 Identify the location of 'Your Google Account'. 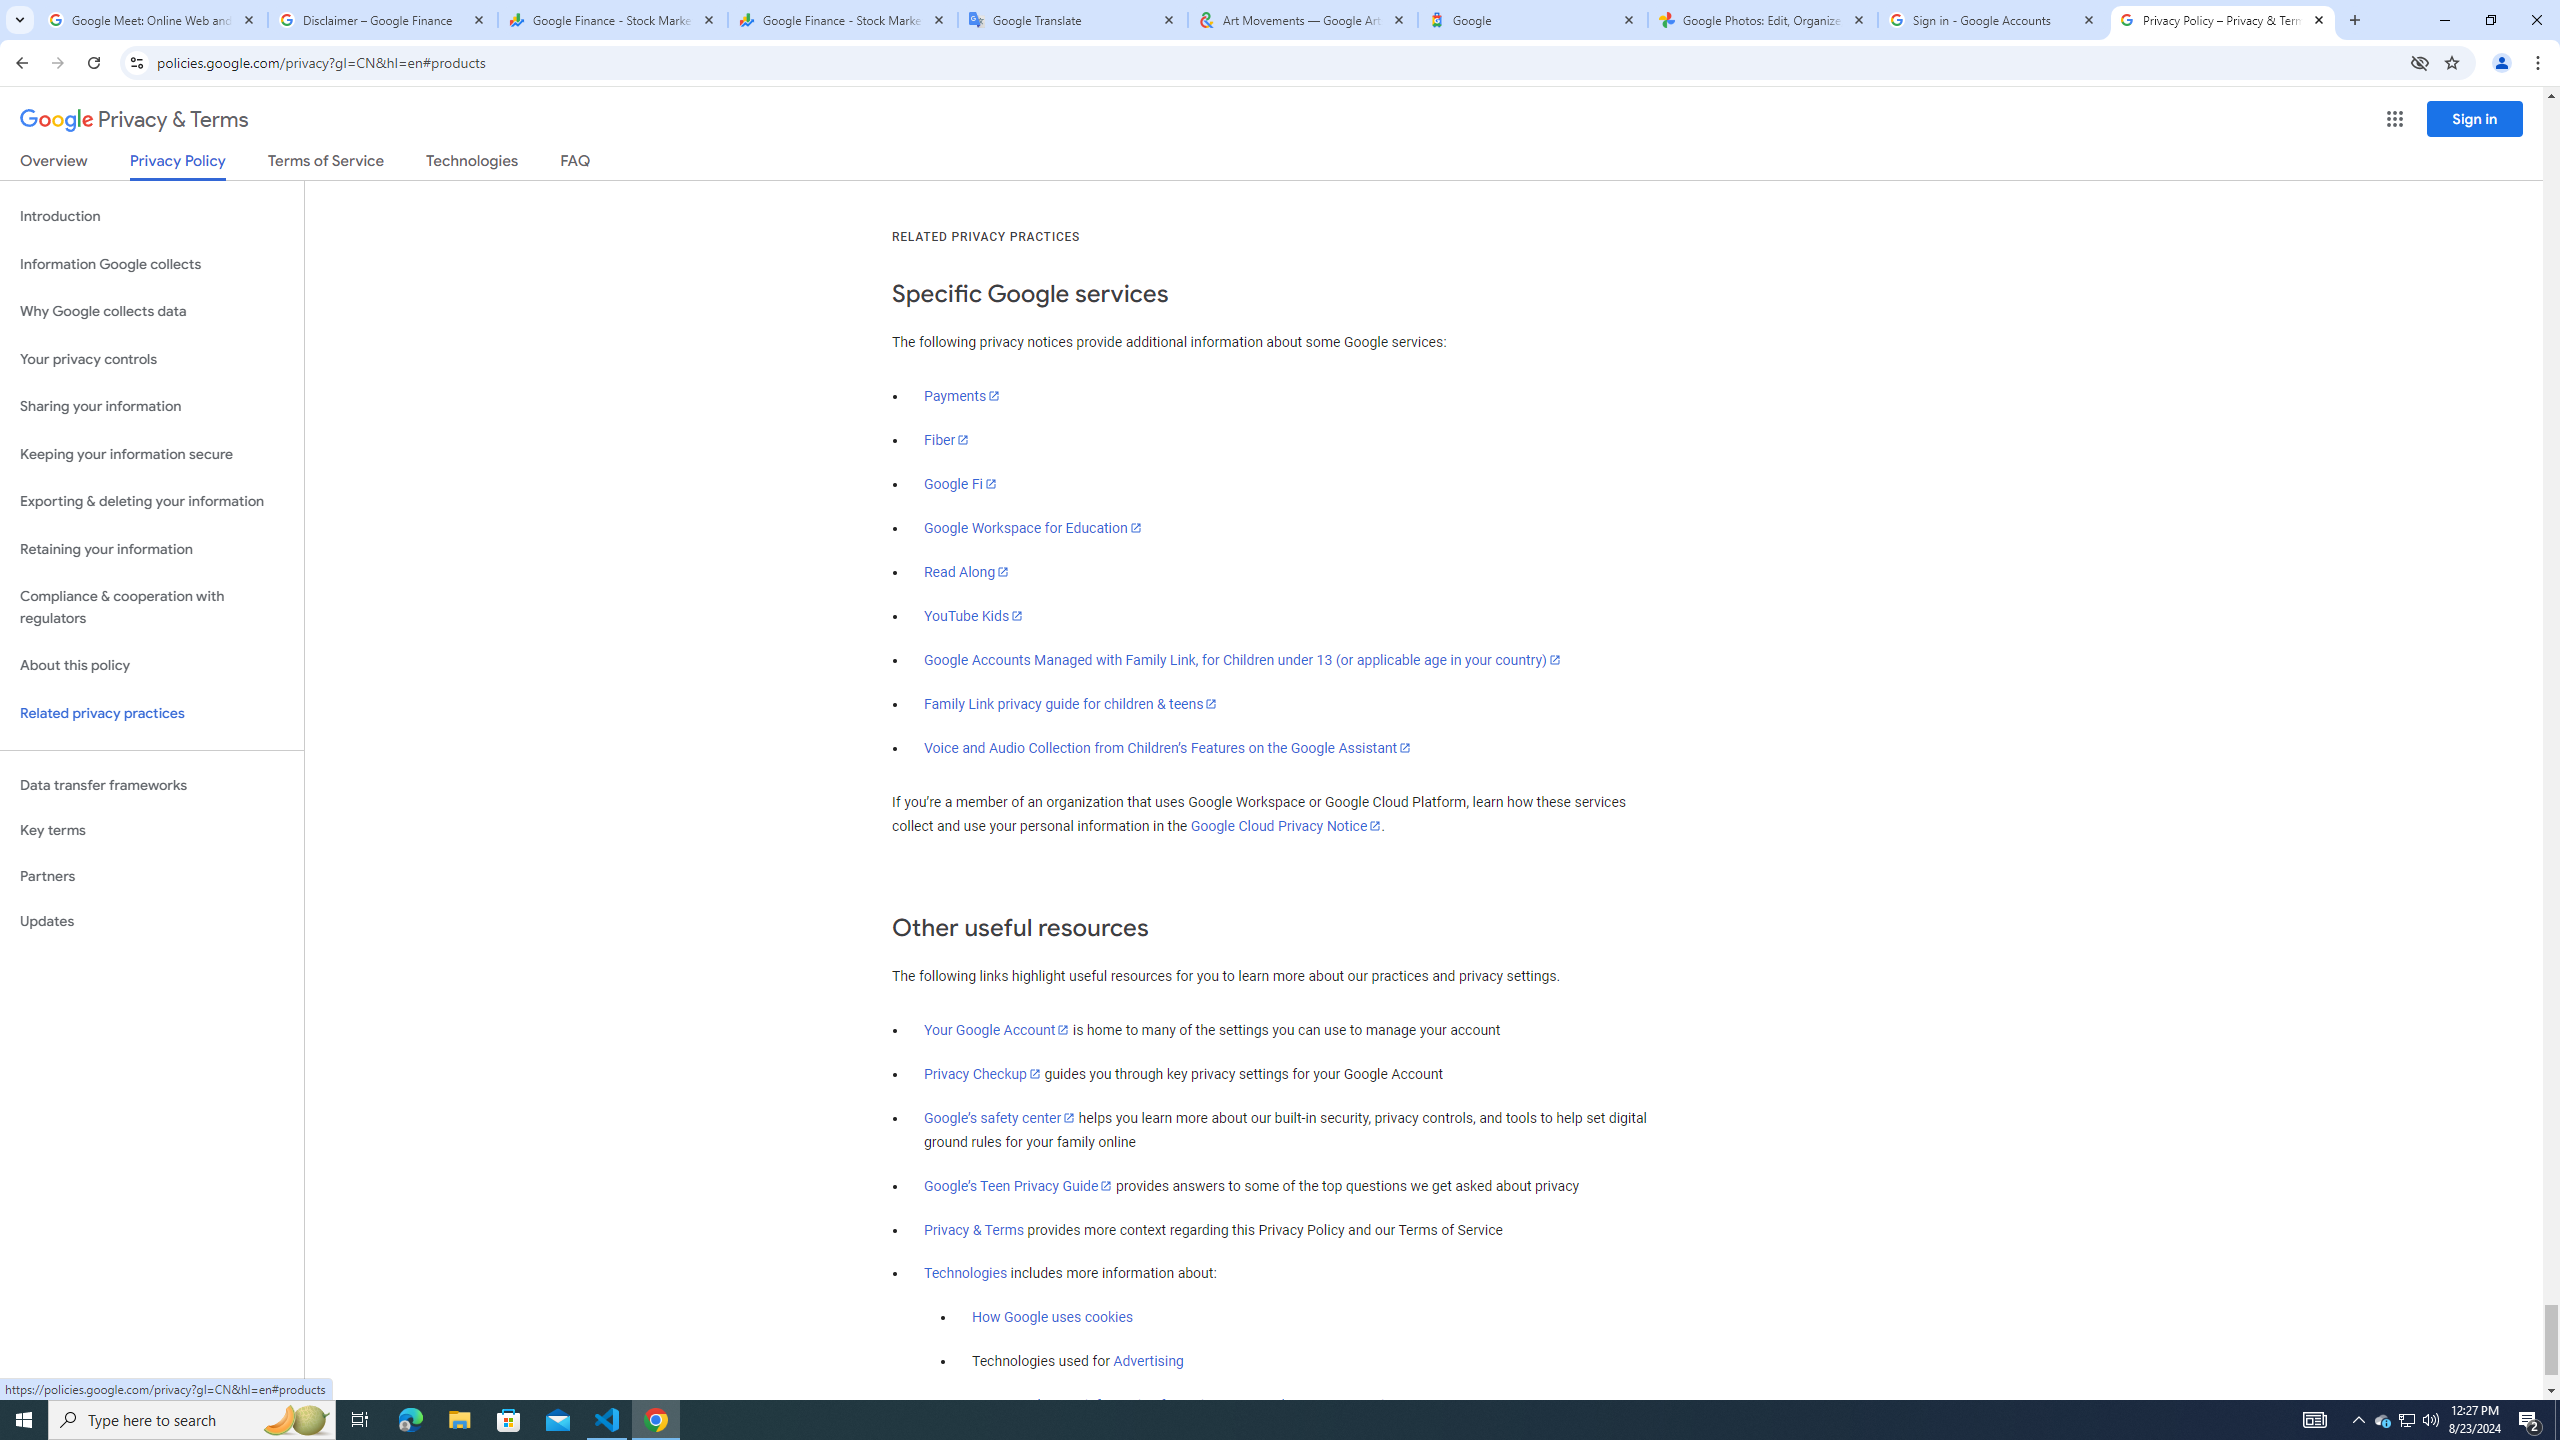
(996, 1030).